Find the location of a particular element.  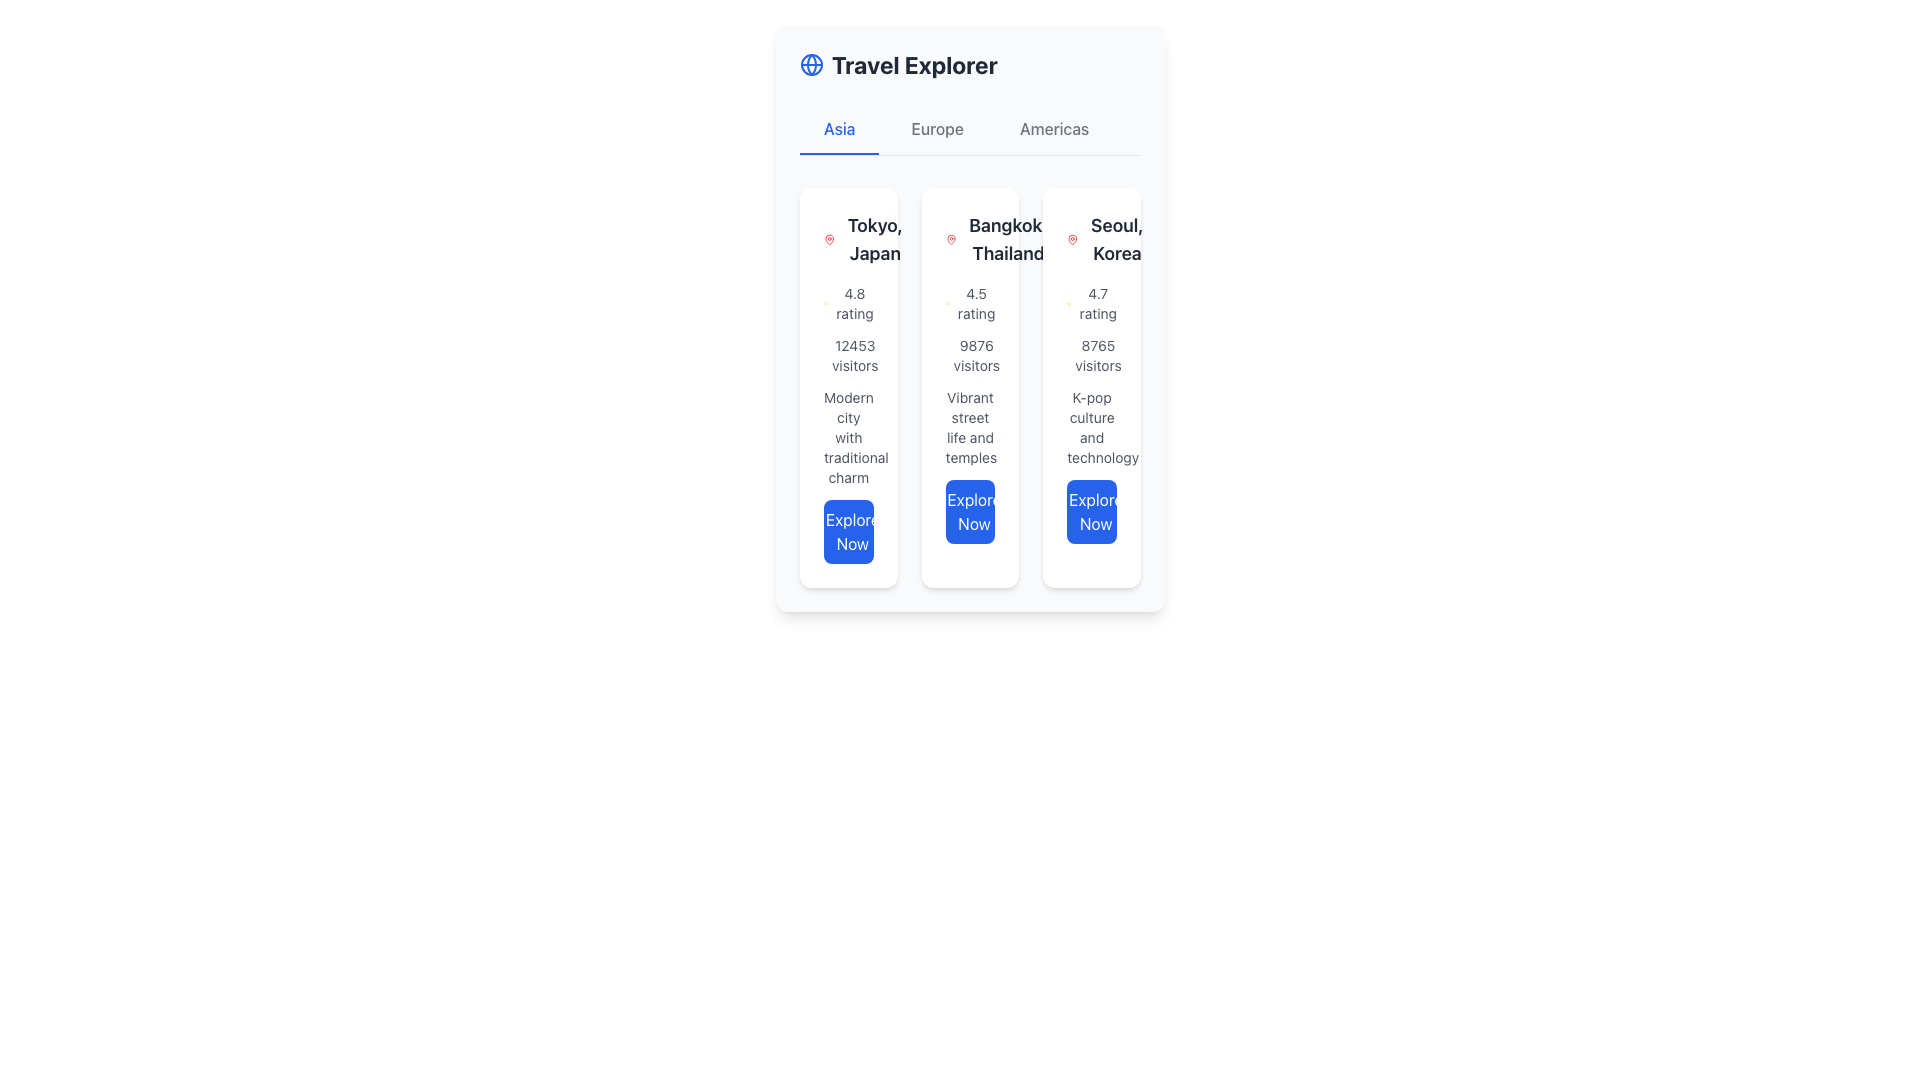

location identifier text that is accompanied by a map pin icon, located in the center card of the horizontally-arranged group of three cards under the 'Asia' section is located at coordinates (998, 238).